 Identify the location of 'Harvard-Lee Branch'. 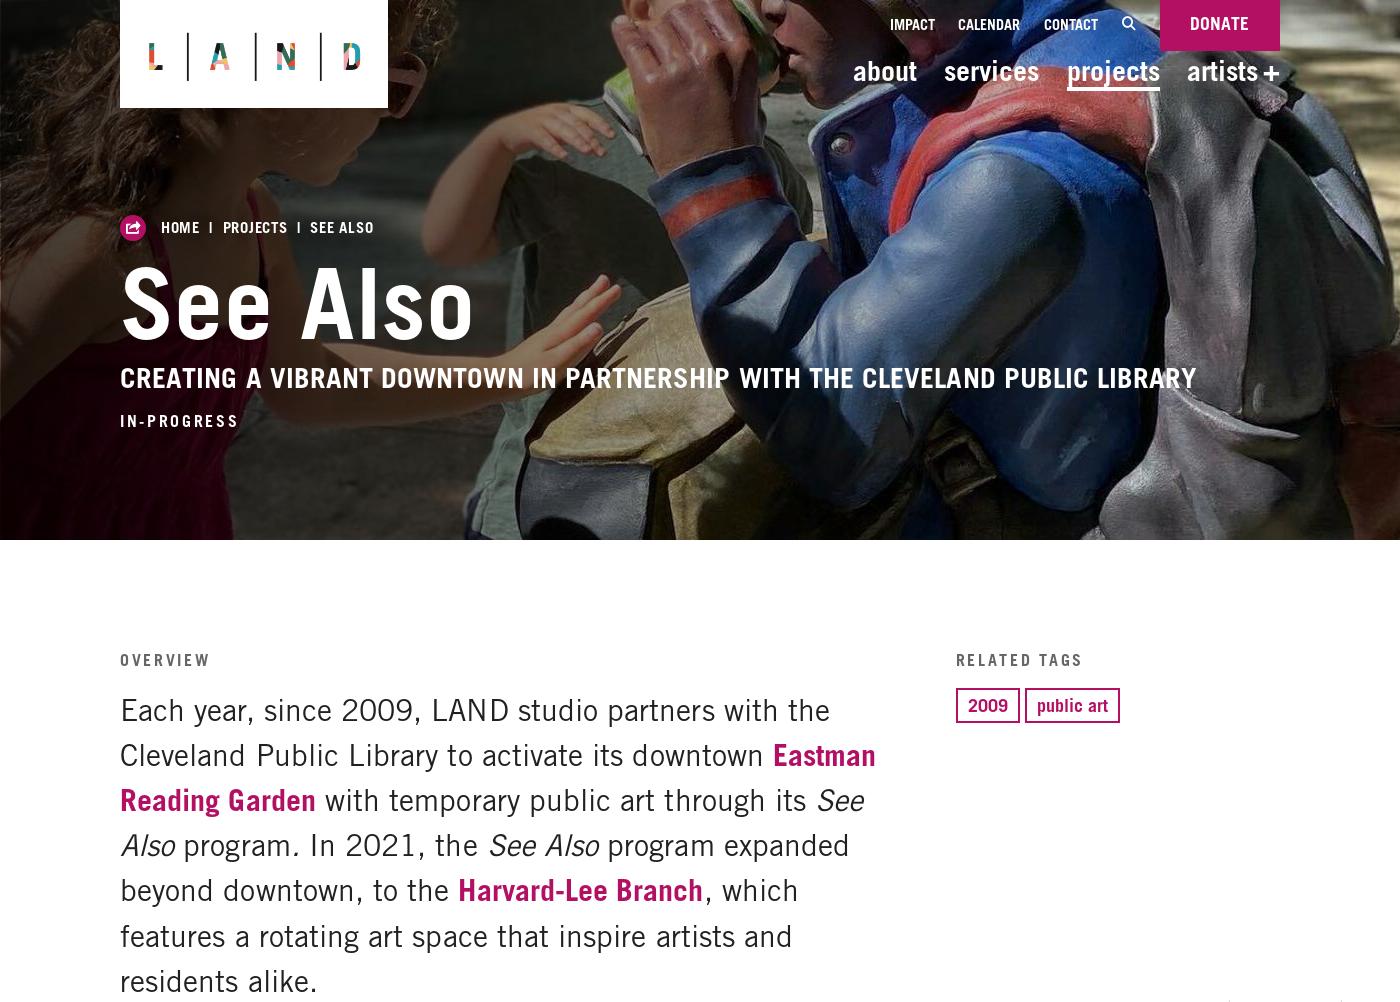
(580, 889).